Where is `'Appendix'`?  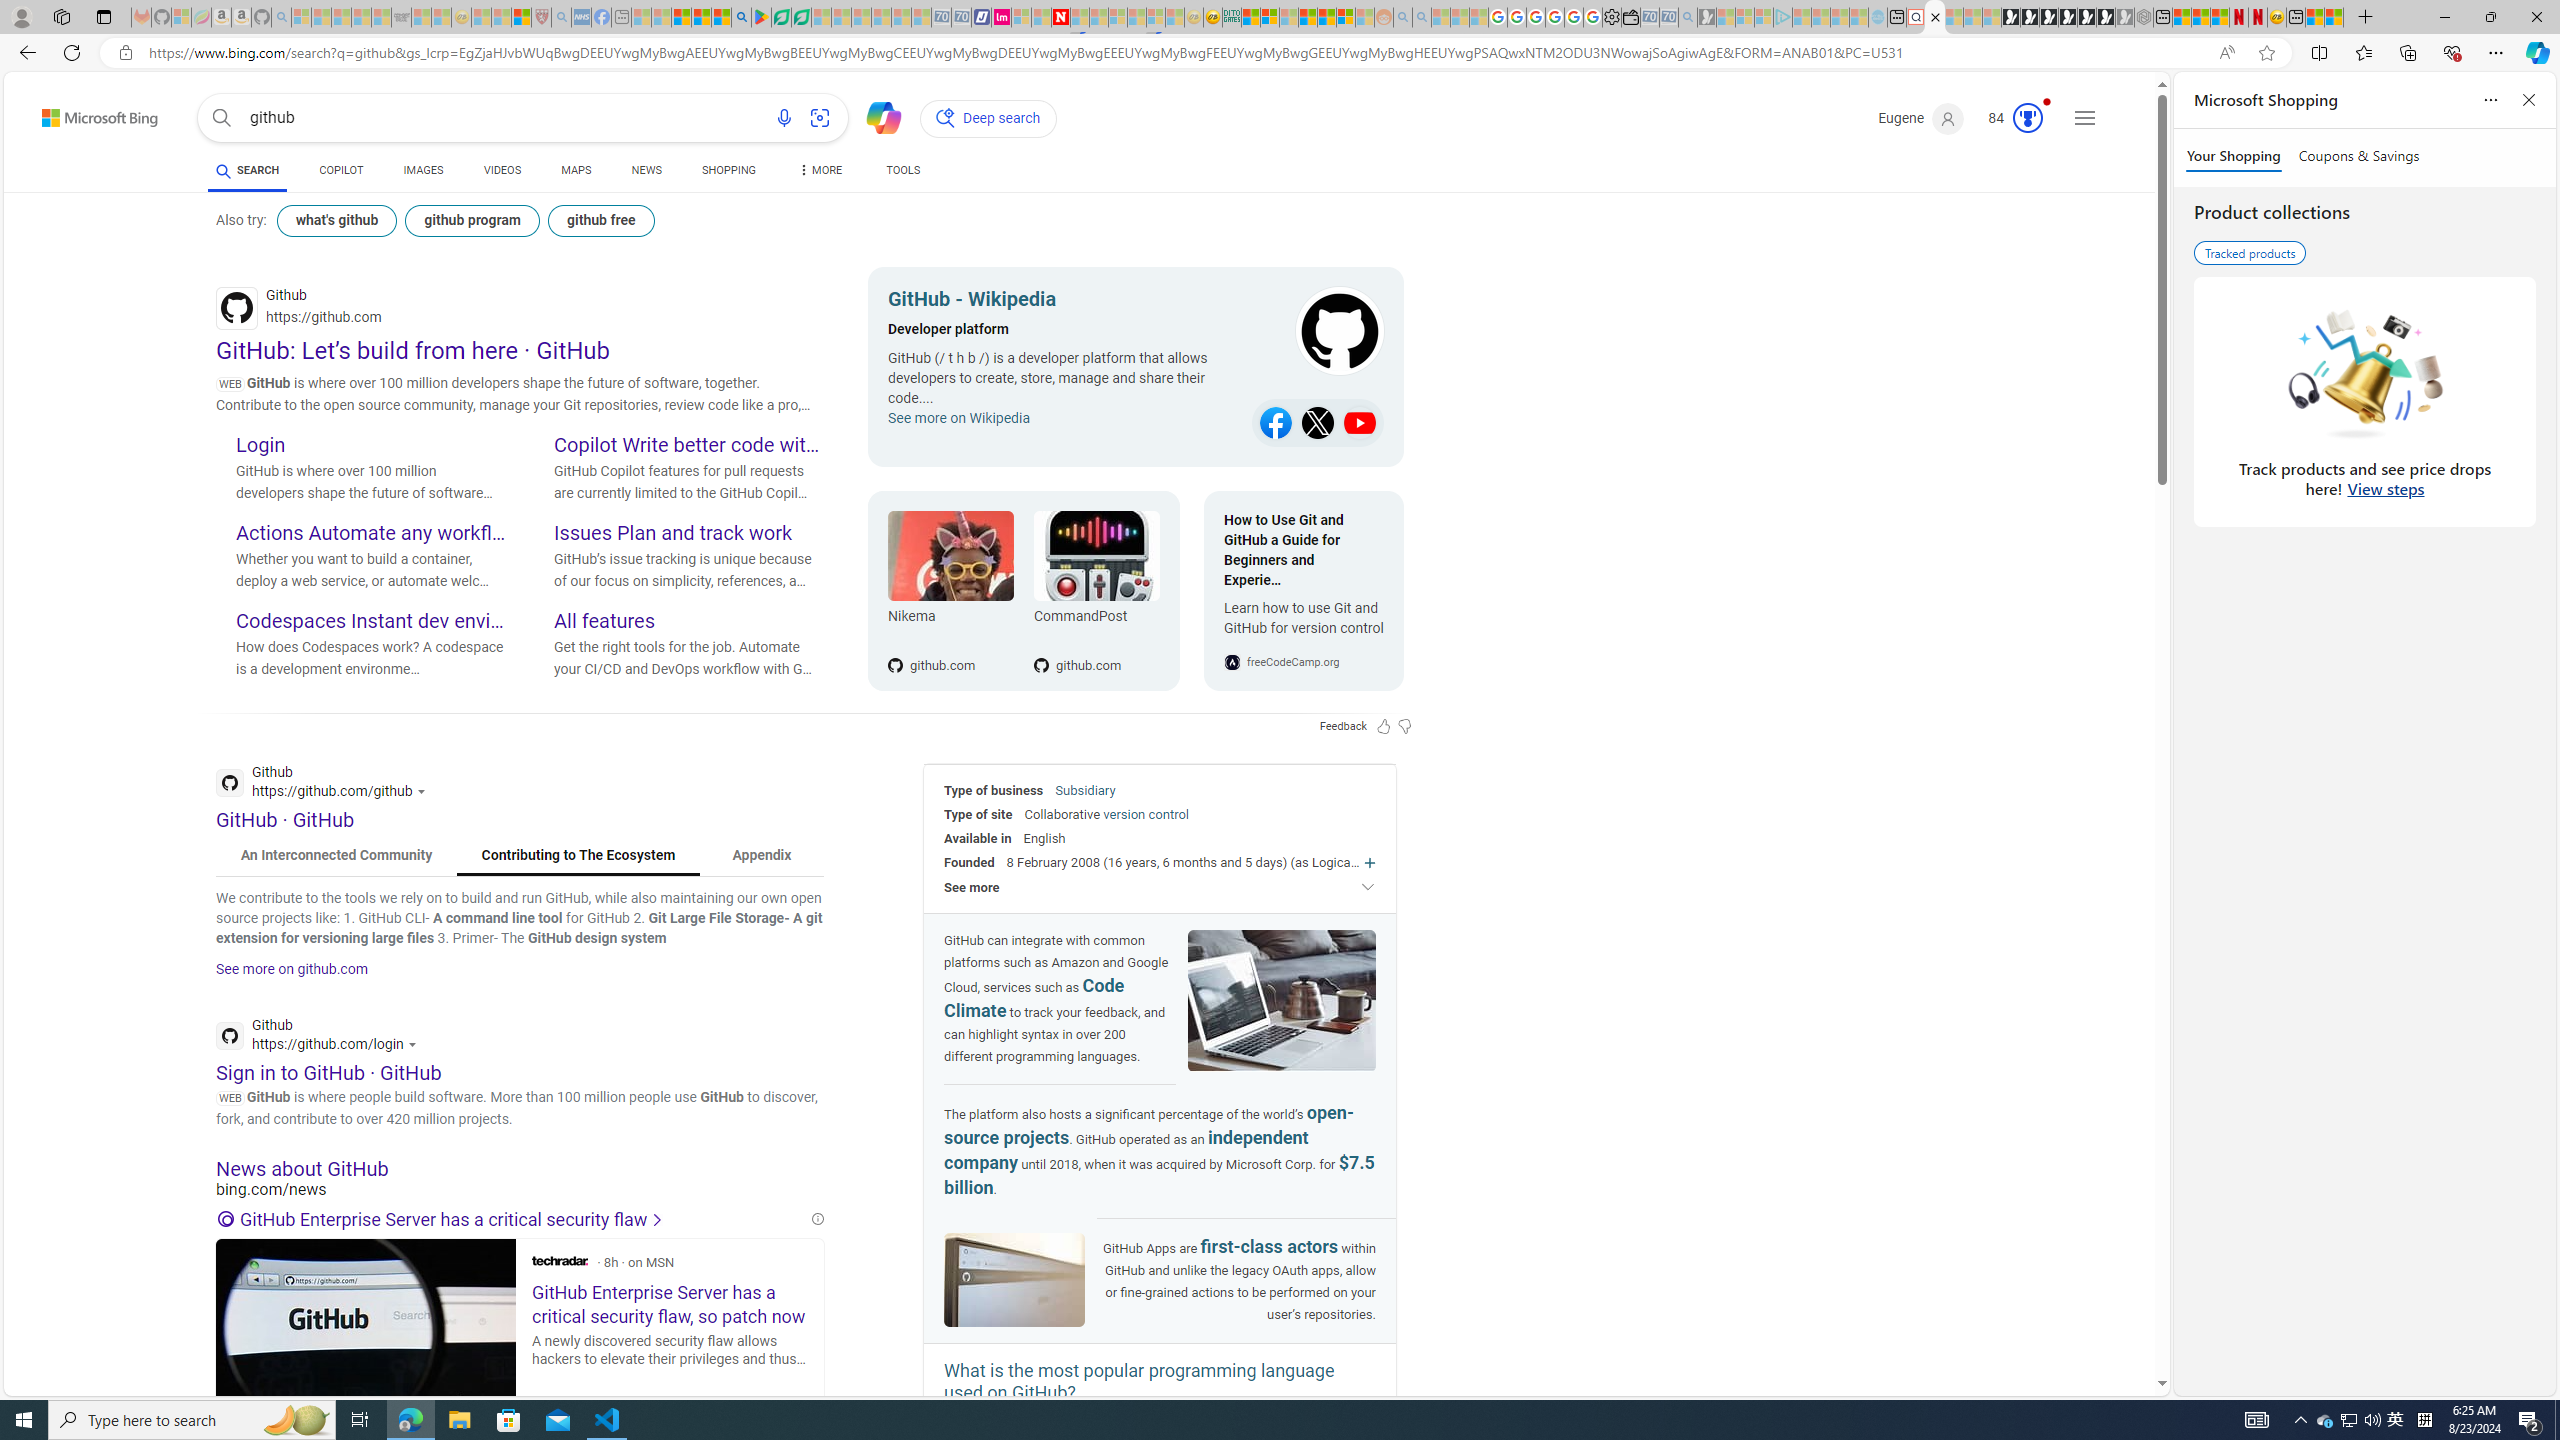
'Appendix' is located at coordinates (761, 855).